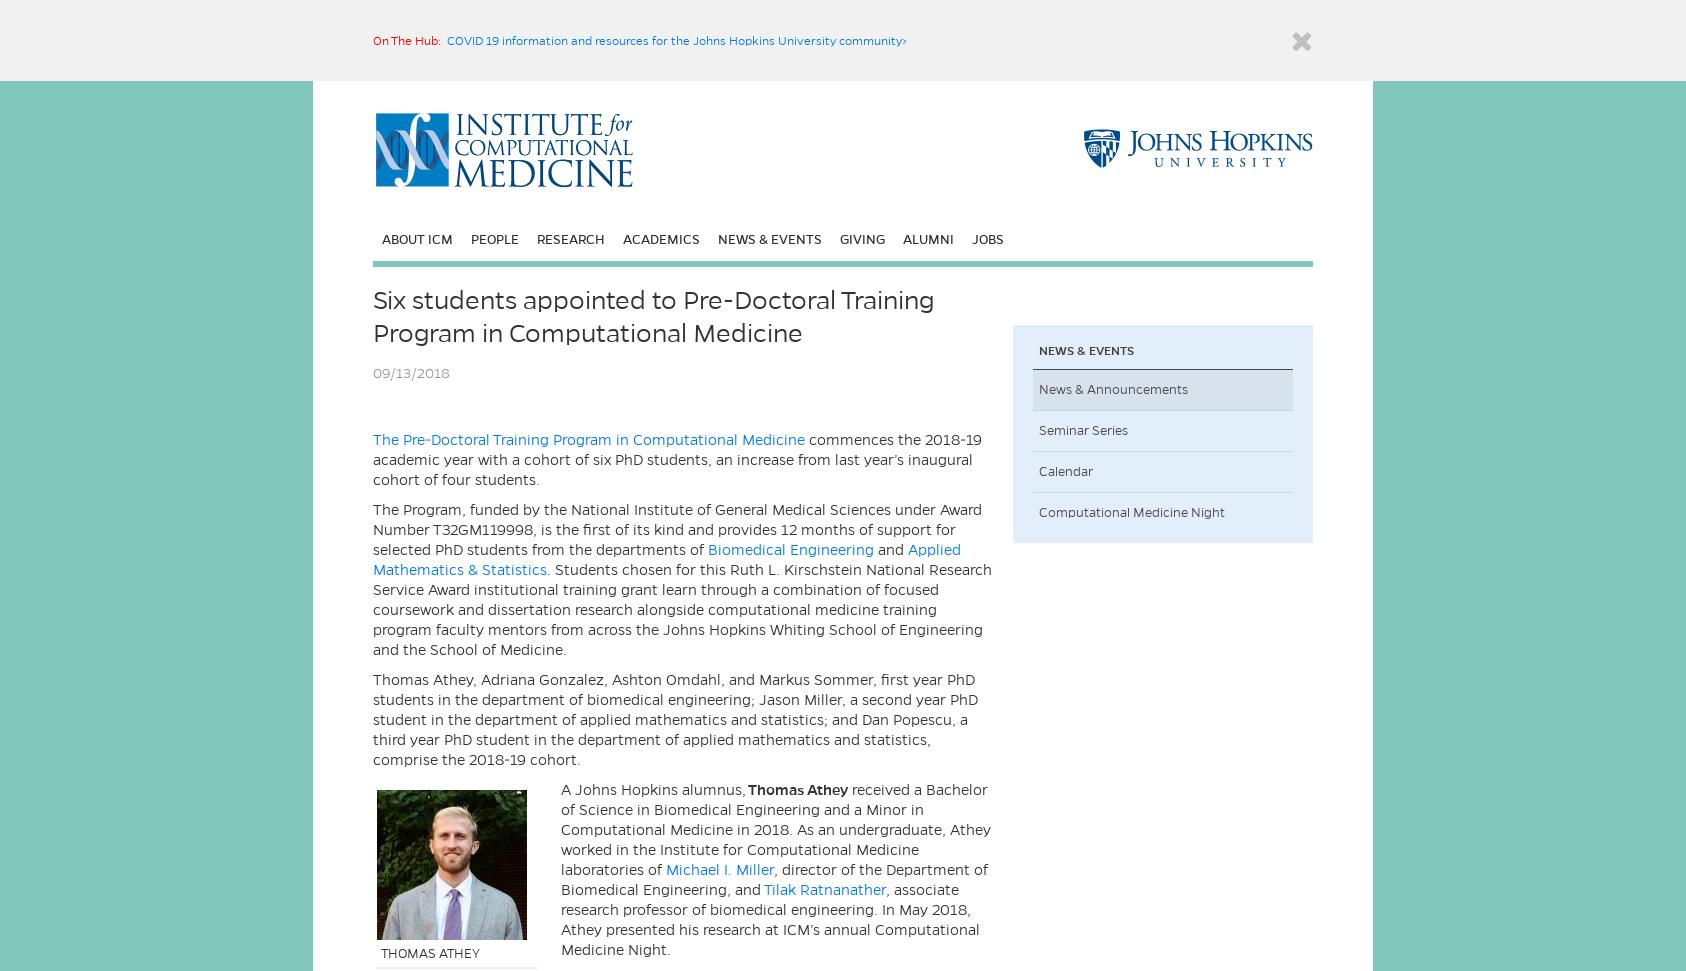 The image size is (1686, 971). I want to click on 'THOMAS ATHEY', so click(430, 951).